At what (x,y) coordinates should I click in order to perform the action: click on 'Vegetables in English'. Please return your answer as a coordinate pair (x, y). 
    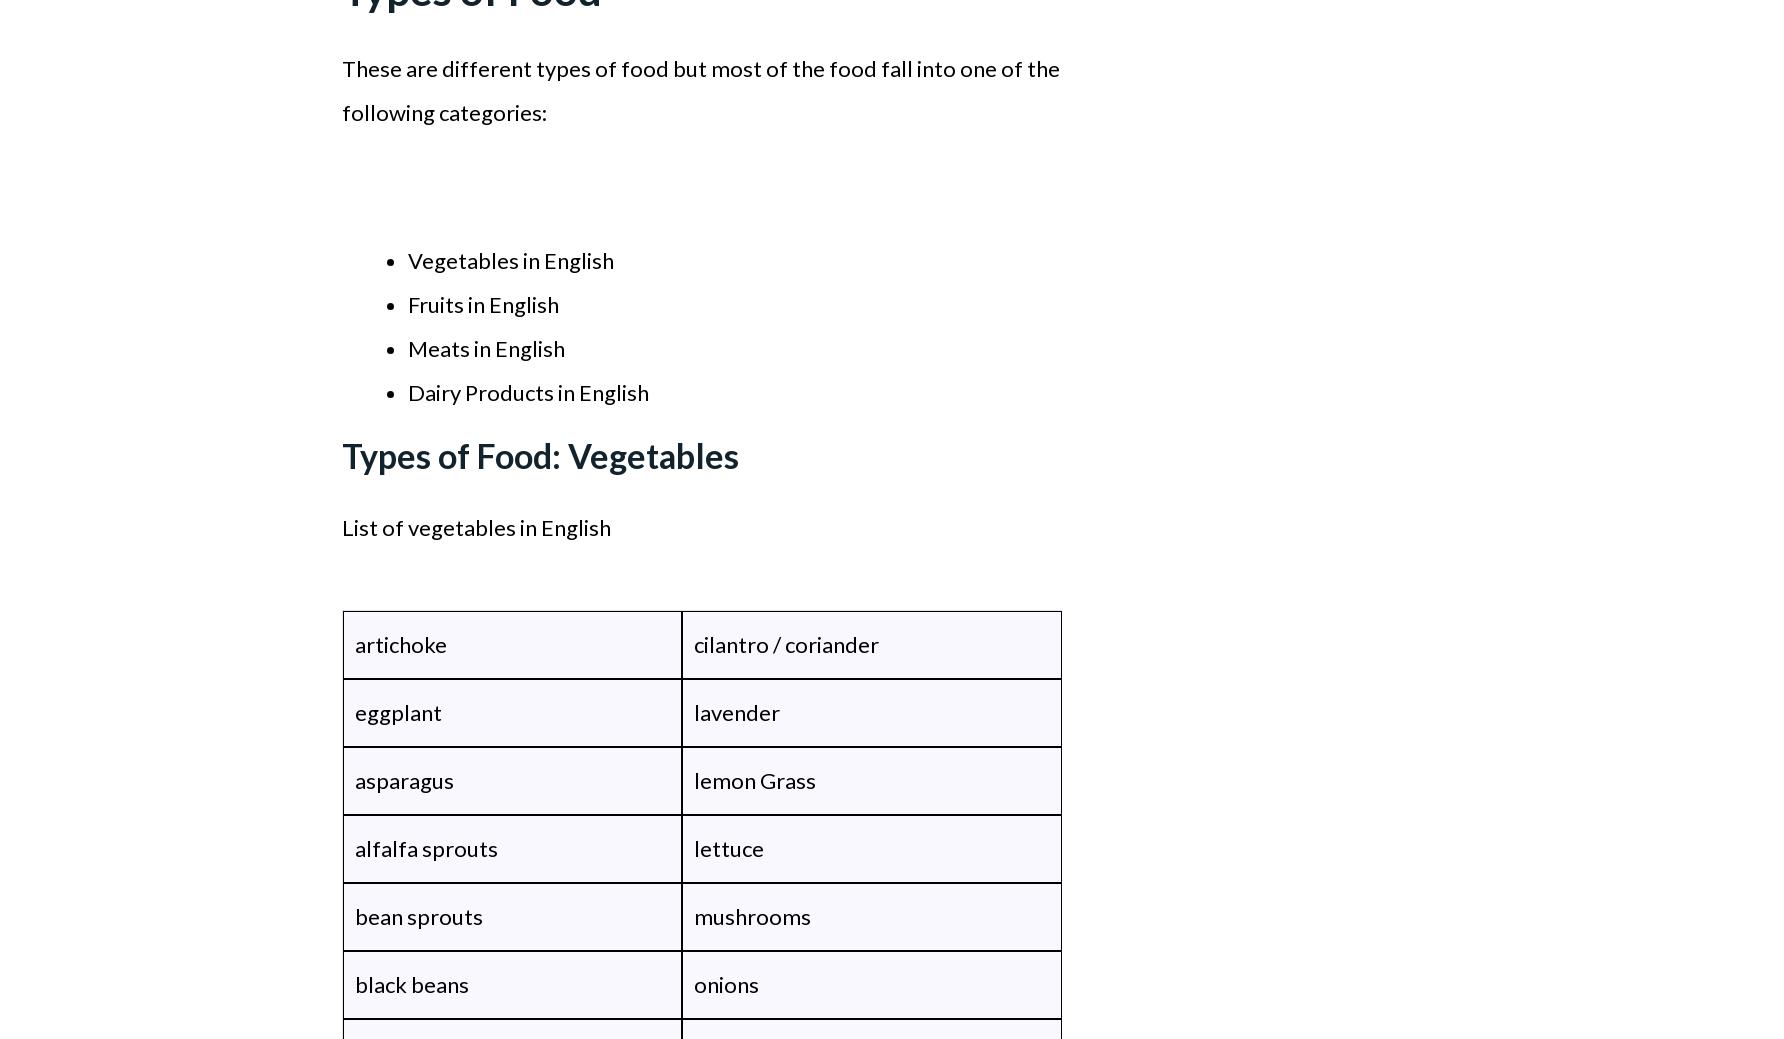
    Looking at the image, I should click on (510, 260).